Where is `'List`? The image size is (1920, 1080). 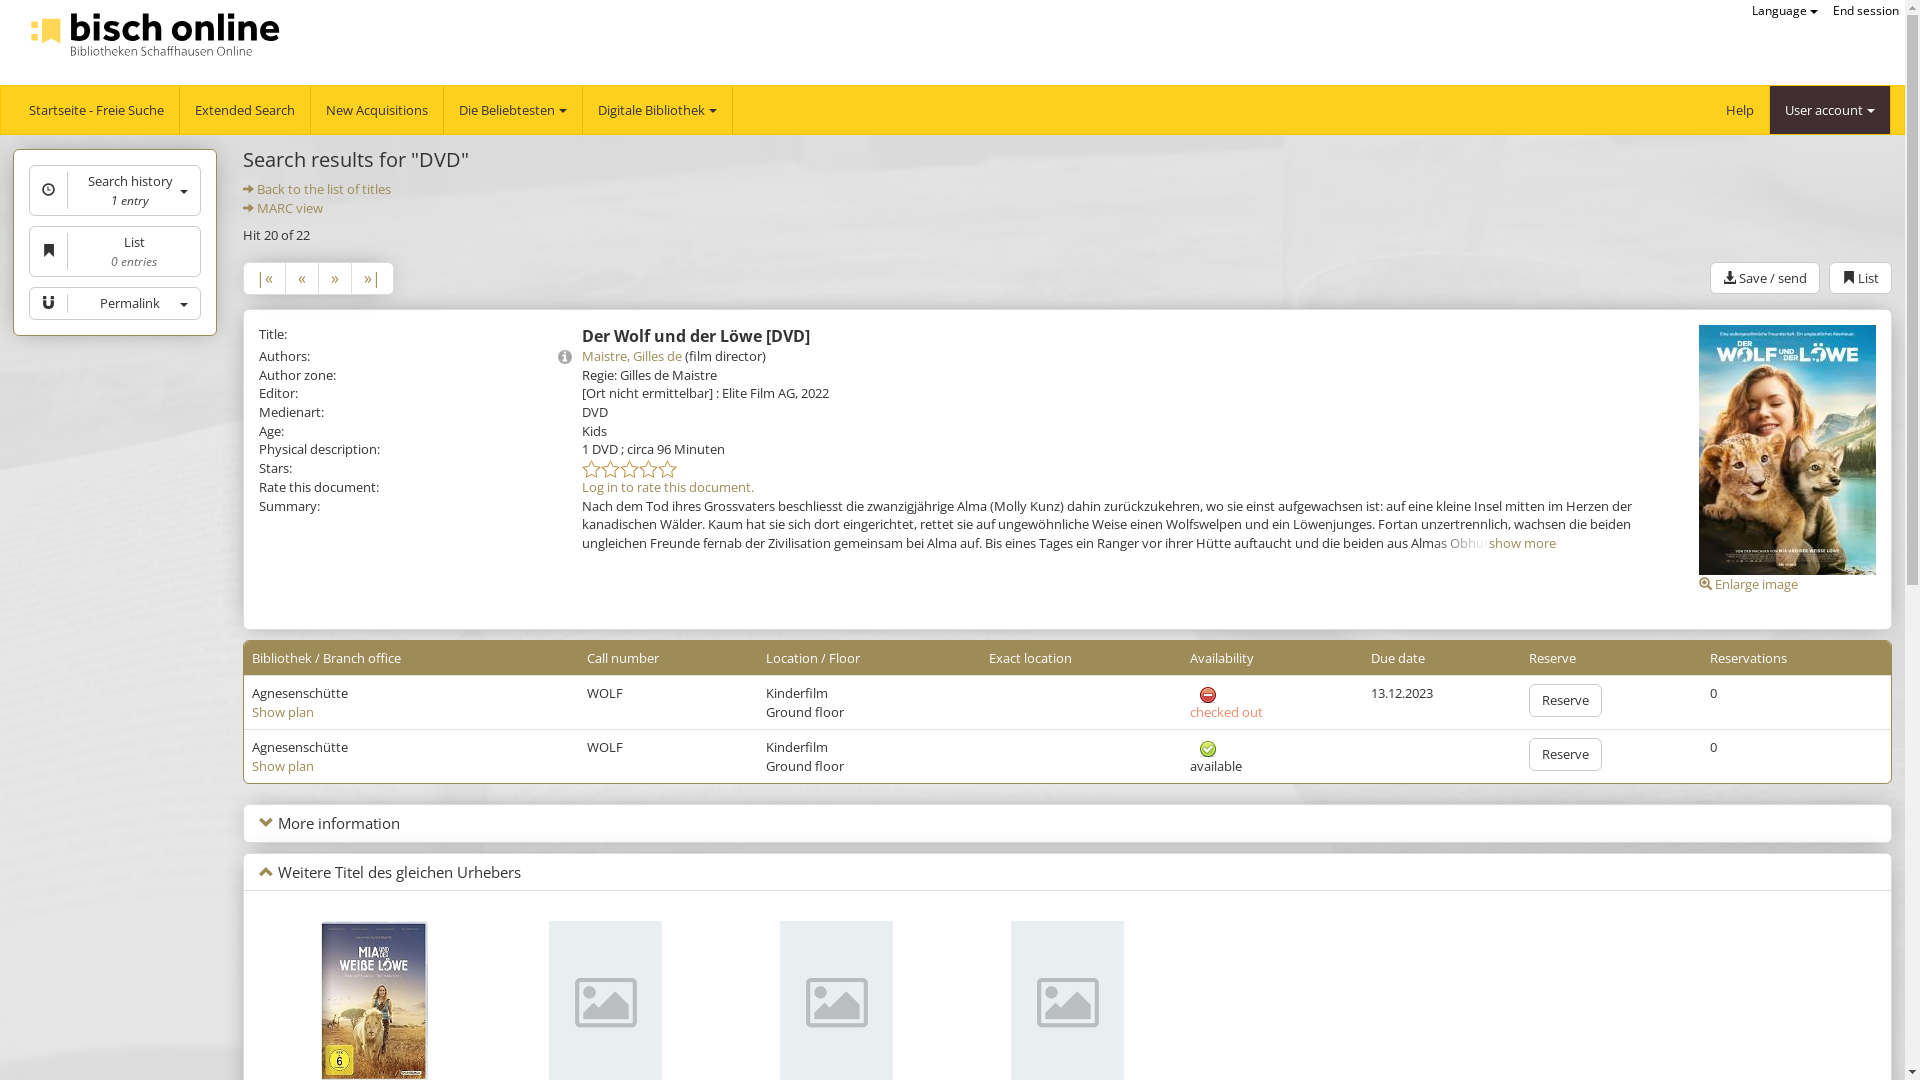
'List is located at coordinates (114, 250).